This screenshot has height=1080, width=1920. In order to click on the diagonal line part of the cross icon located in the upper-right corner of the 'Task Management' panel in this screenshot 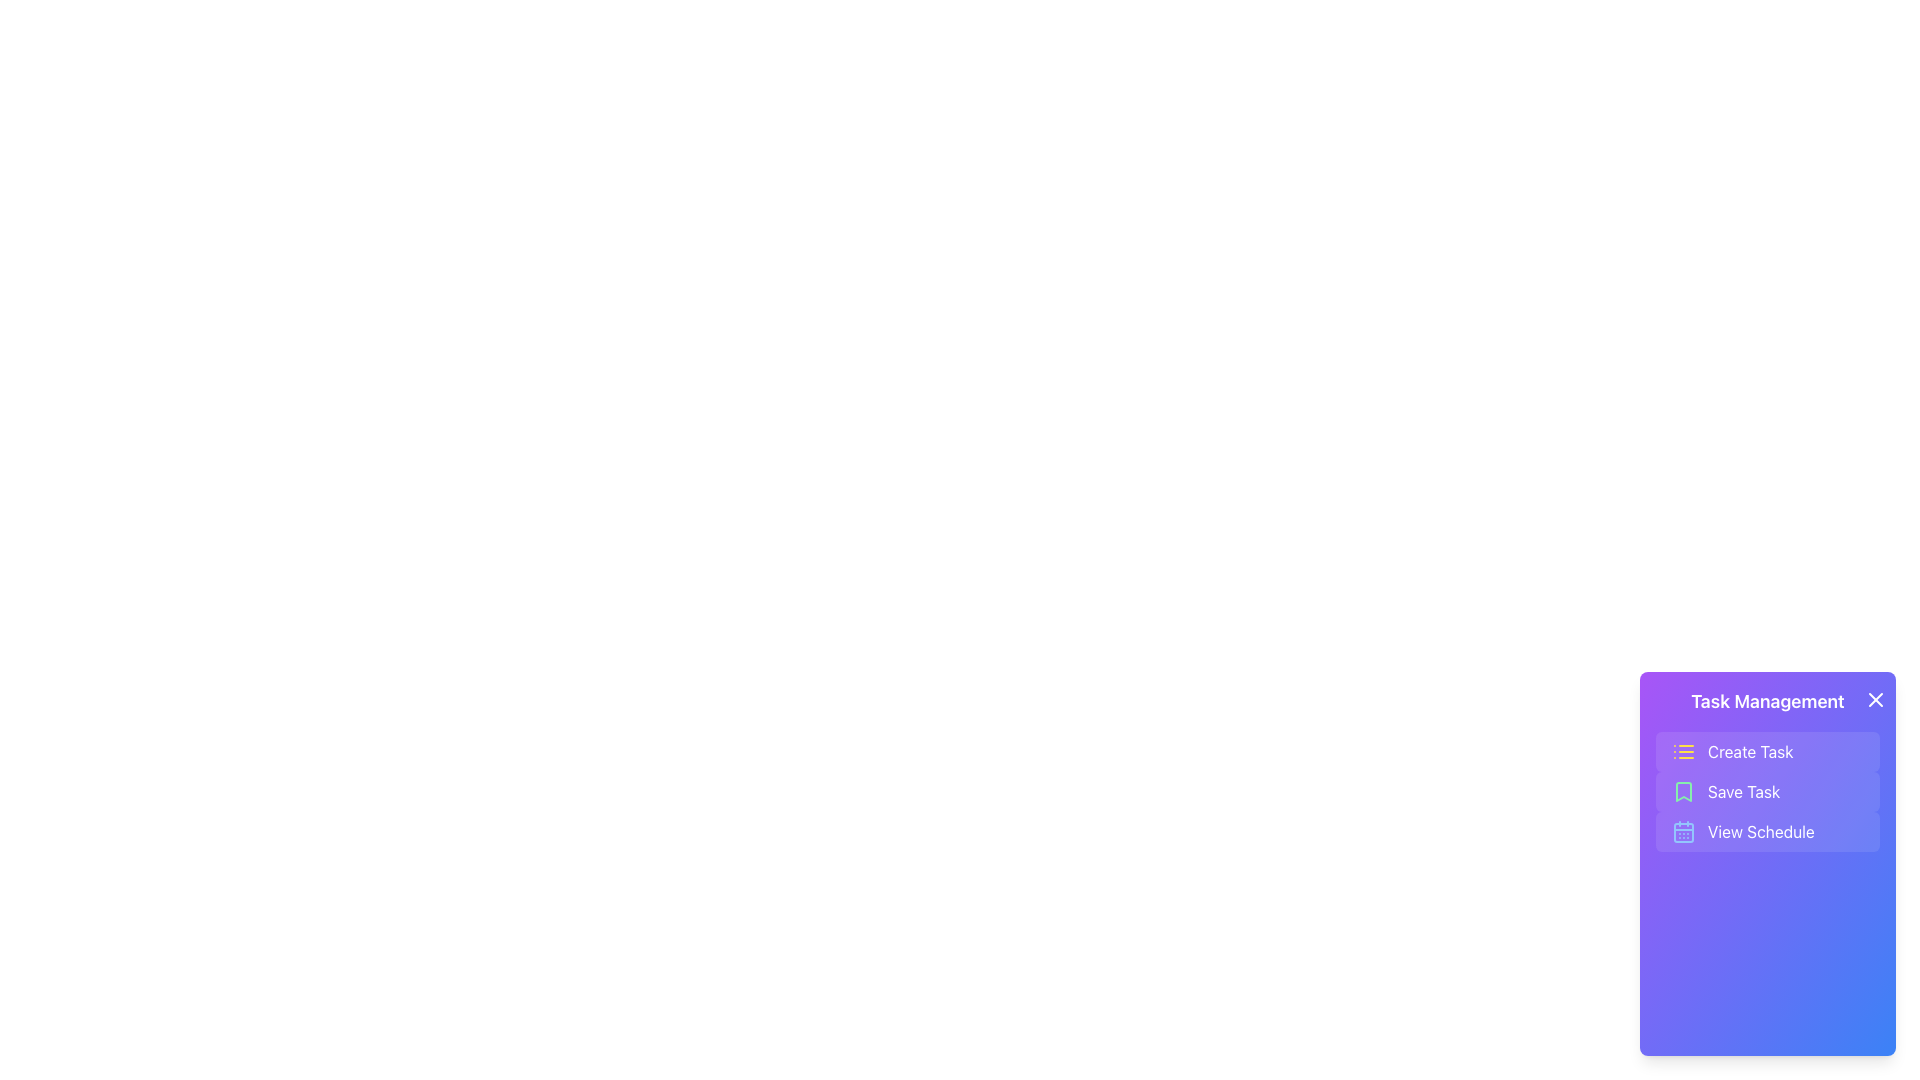, I will do `click(1875, 698)`.